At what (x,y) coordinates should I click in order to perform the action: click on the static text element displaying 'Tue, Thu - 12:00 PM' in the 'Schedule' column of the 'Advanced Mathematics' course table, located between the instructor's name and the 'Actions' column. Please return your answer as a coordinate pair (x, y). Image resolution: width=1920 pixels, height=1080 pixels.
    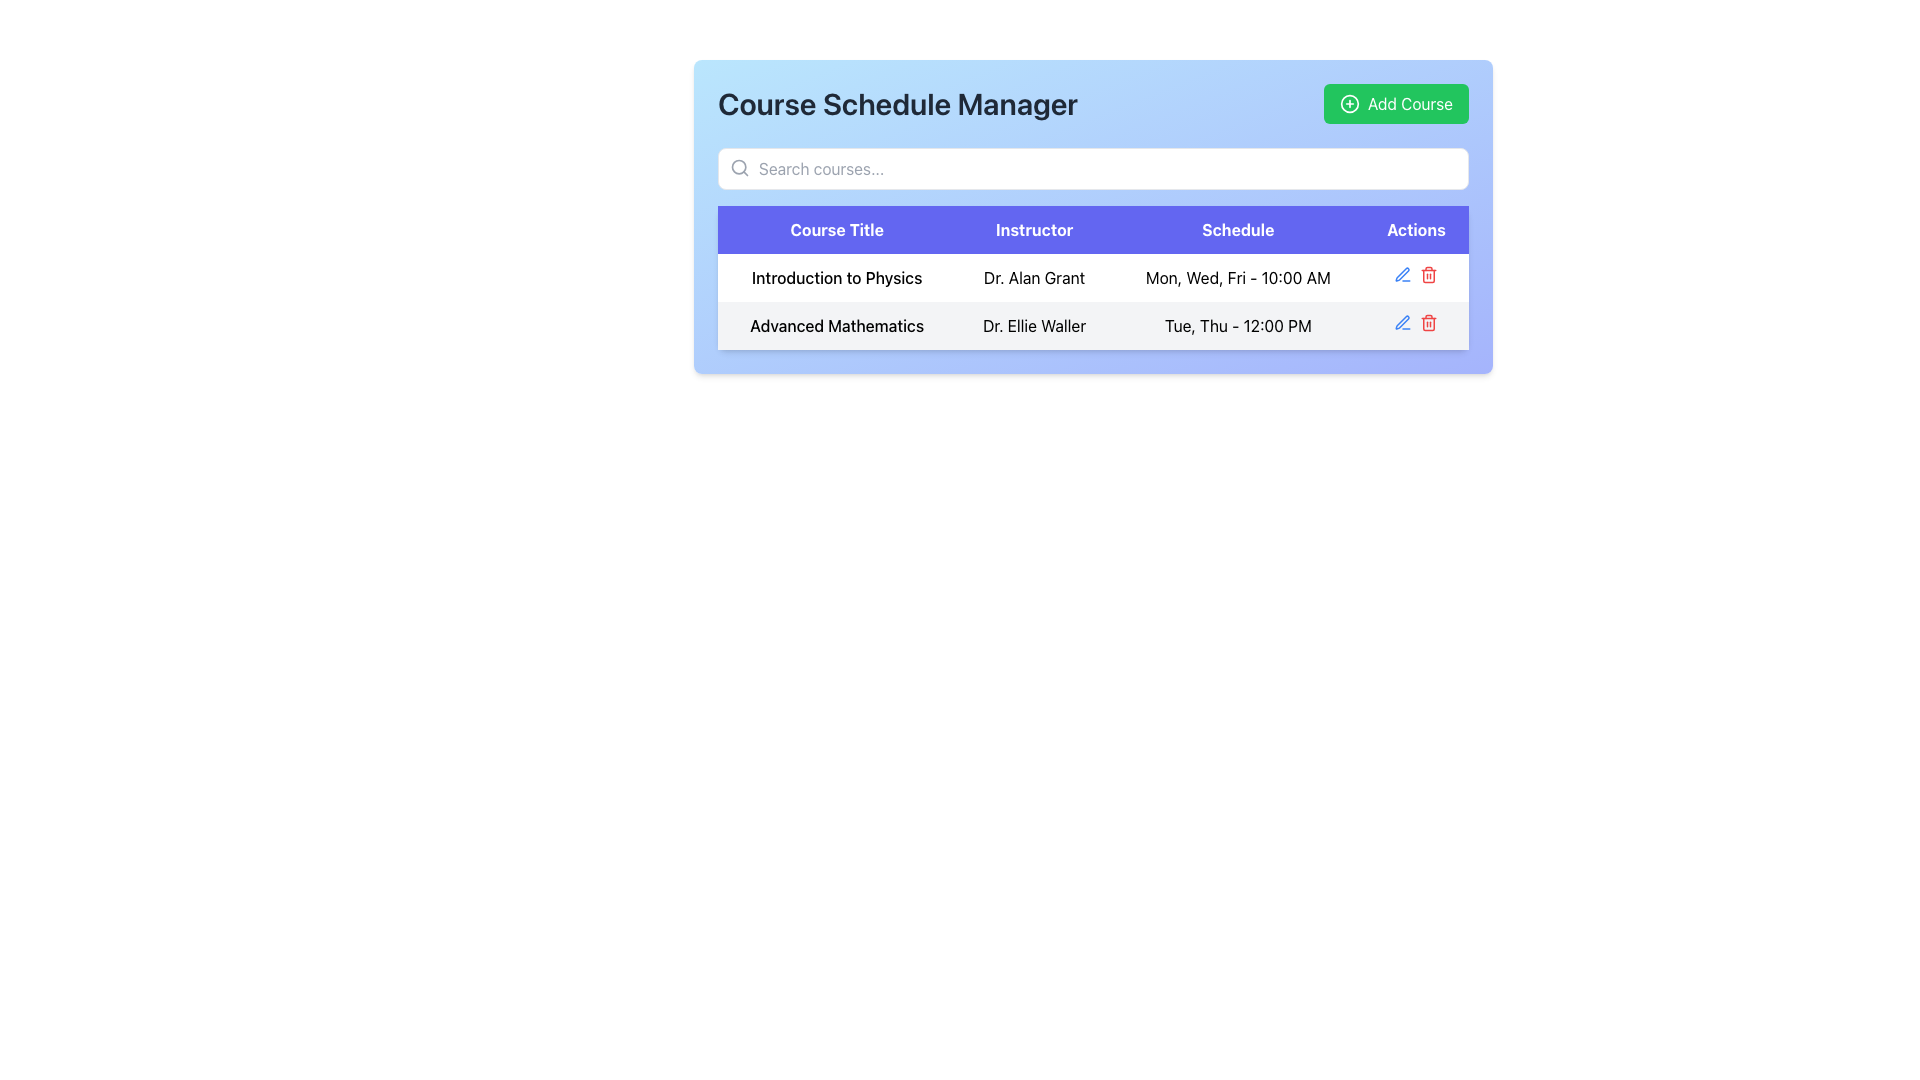
    Looking at the image, I should click on (1237, 325).